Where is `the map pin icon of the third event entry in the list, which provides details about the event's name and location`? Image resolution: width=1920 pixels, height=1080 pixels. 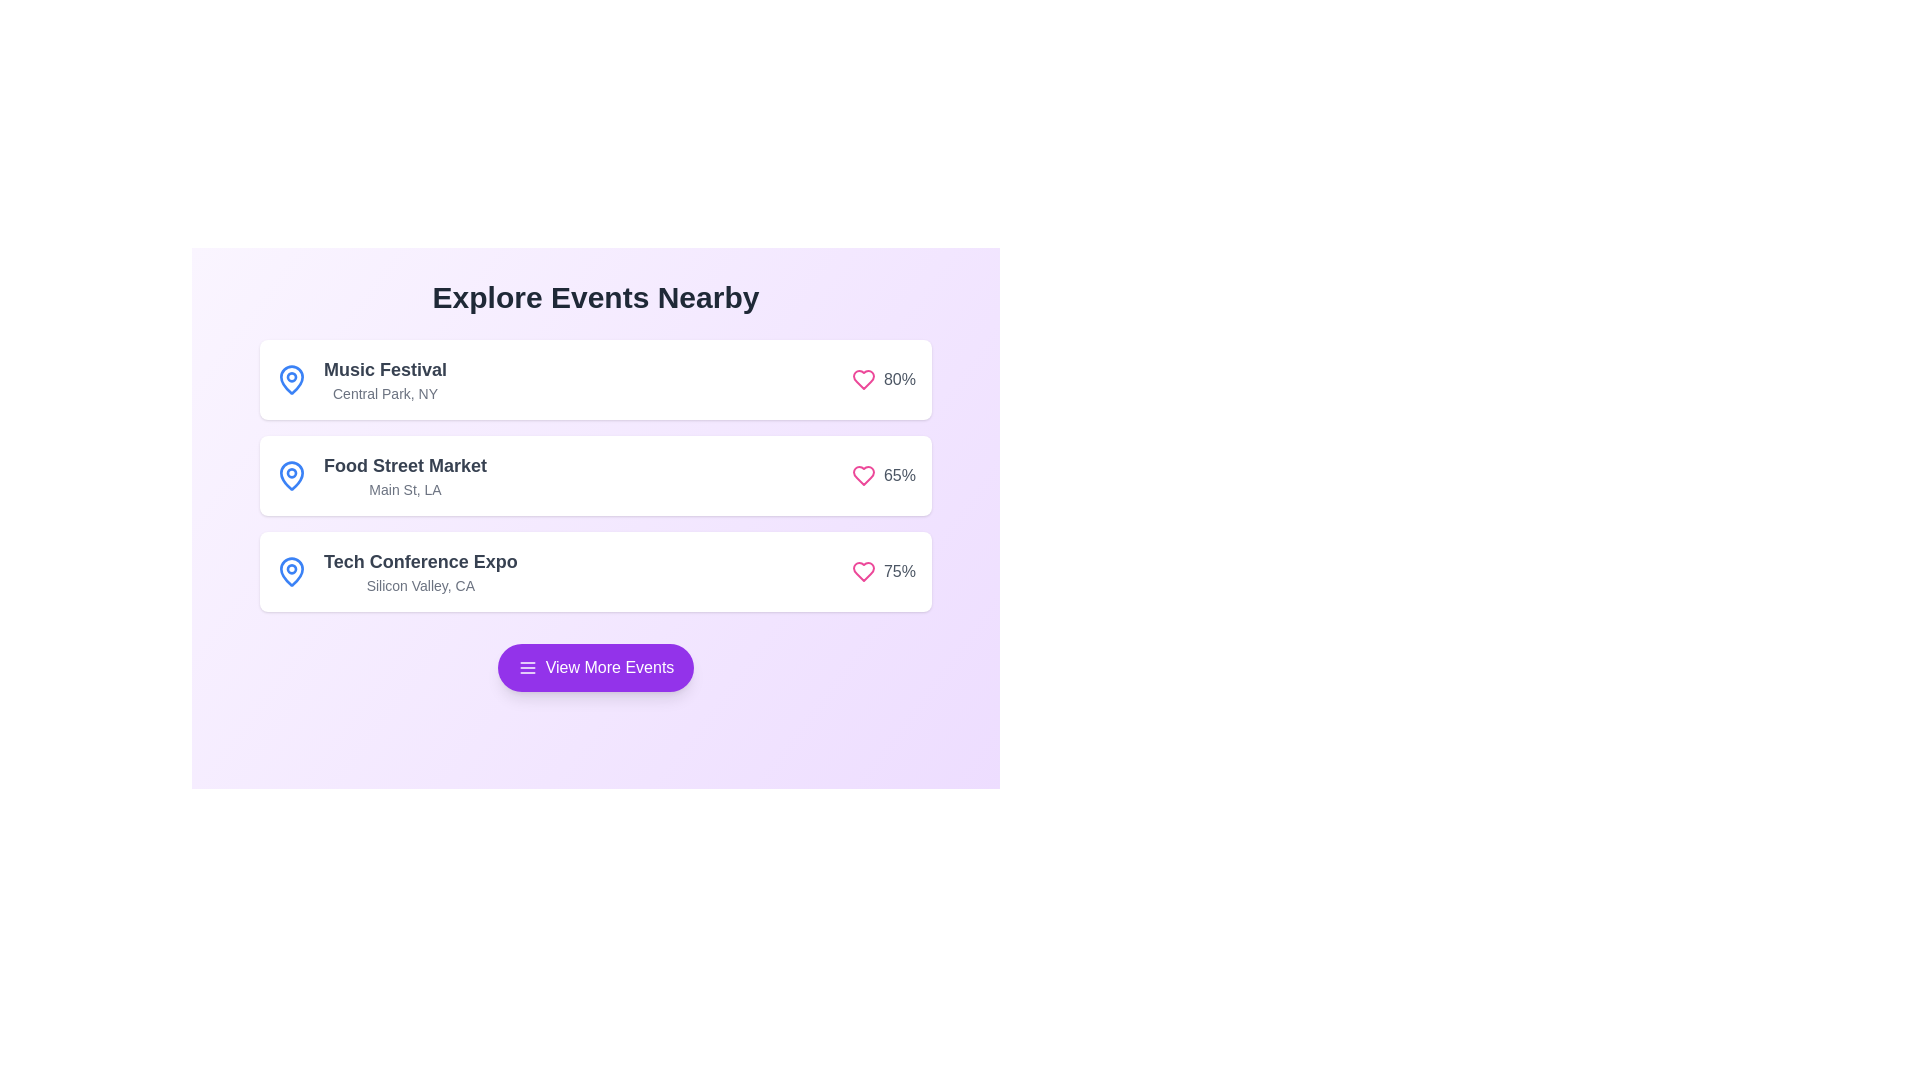
the map pin icon of the third event entry in the list, which provides details about the event's name and location is located at coordinates (396, 571).